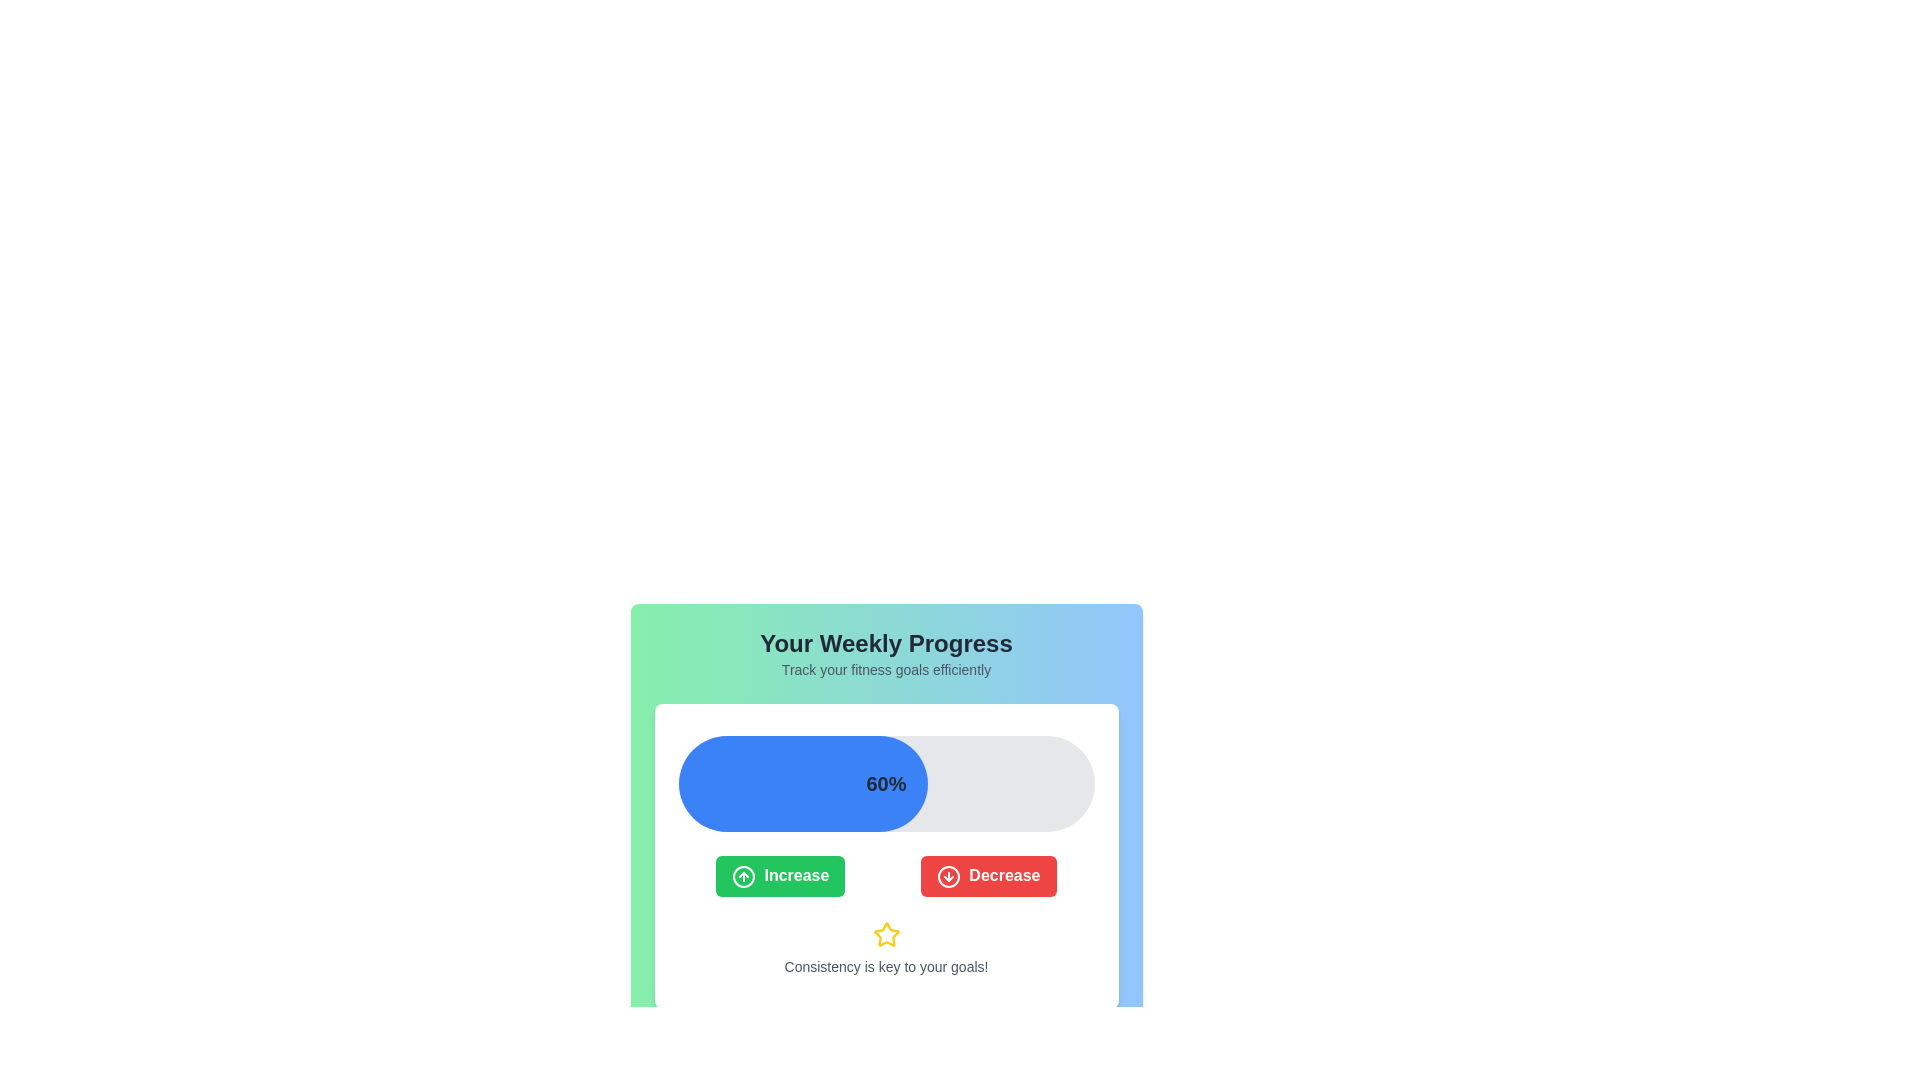 This screenshot has height=1080, width=1920. What do you see at coordinates (885, 792) in the screenshot?
I see `the horizontal progress bar that displays '60%' in black text, located centrally within a white card, below the title 'Your Weekly Progress'` at bounding box center [885, 792].